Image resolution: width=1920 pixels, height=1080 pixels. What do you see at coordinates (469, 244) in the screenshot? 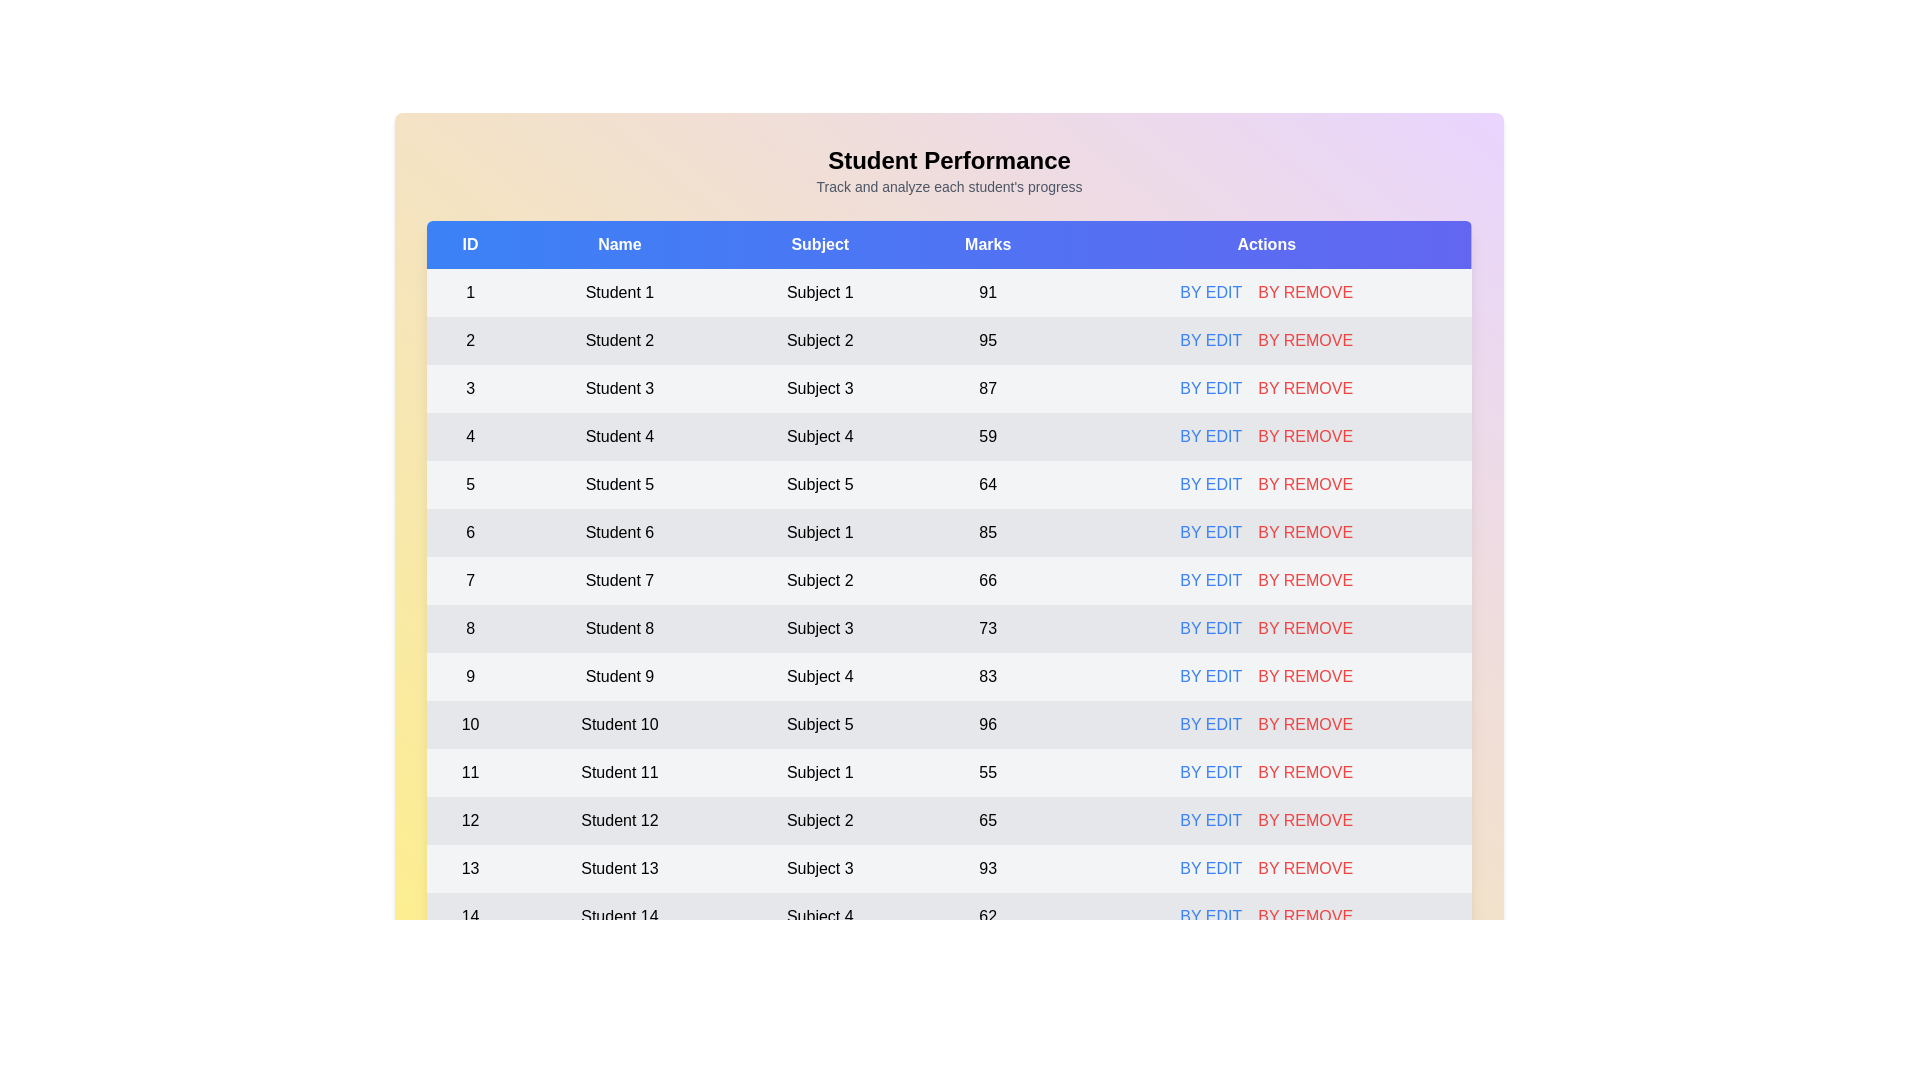
I see `the table header to sort by ID` at bounding box center [469, 244].